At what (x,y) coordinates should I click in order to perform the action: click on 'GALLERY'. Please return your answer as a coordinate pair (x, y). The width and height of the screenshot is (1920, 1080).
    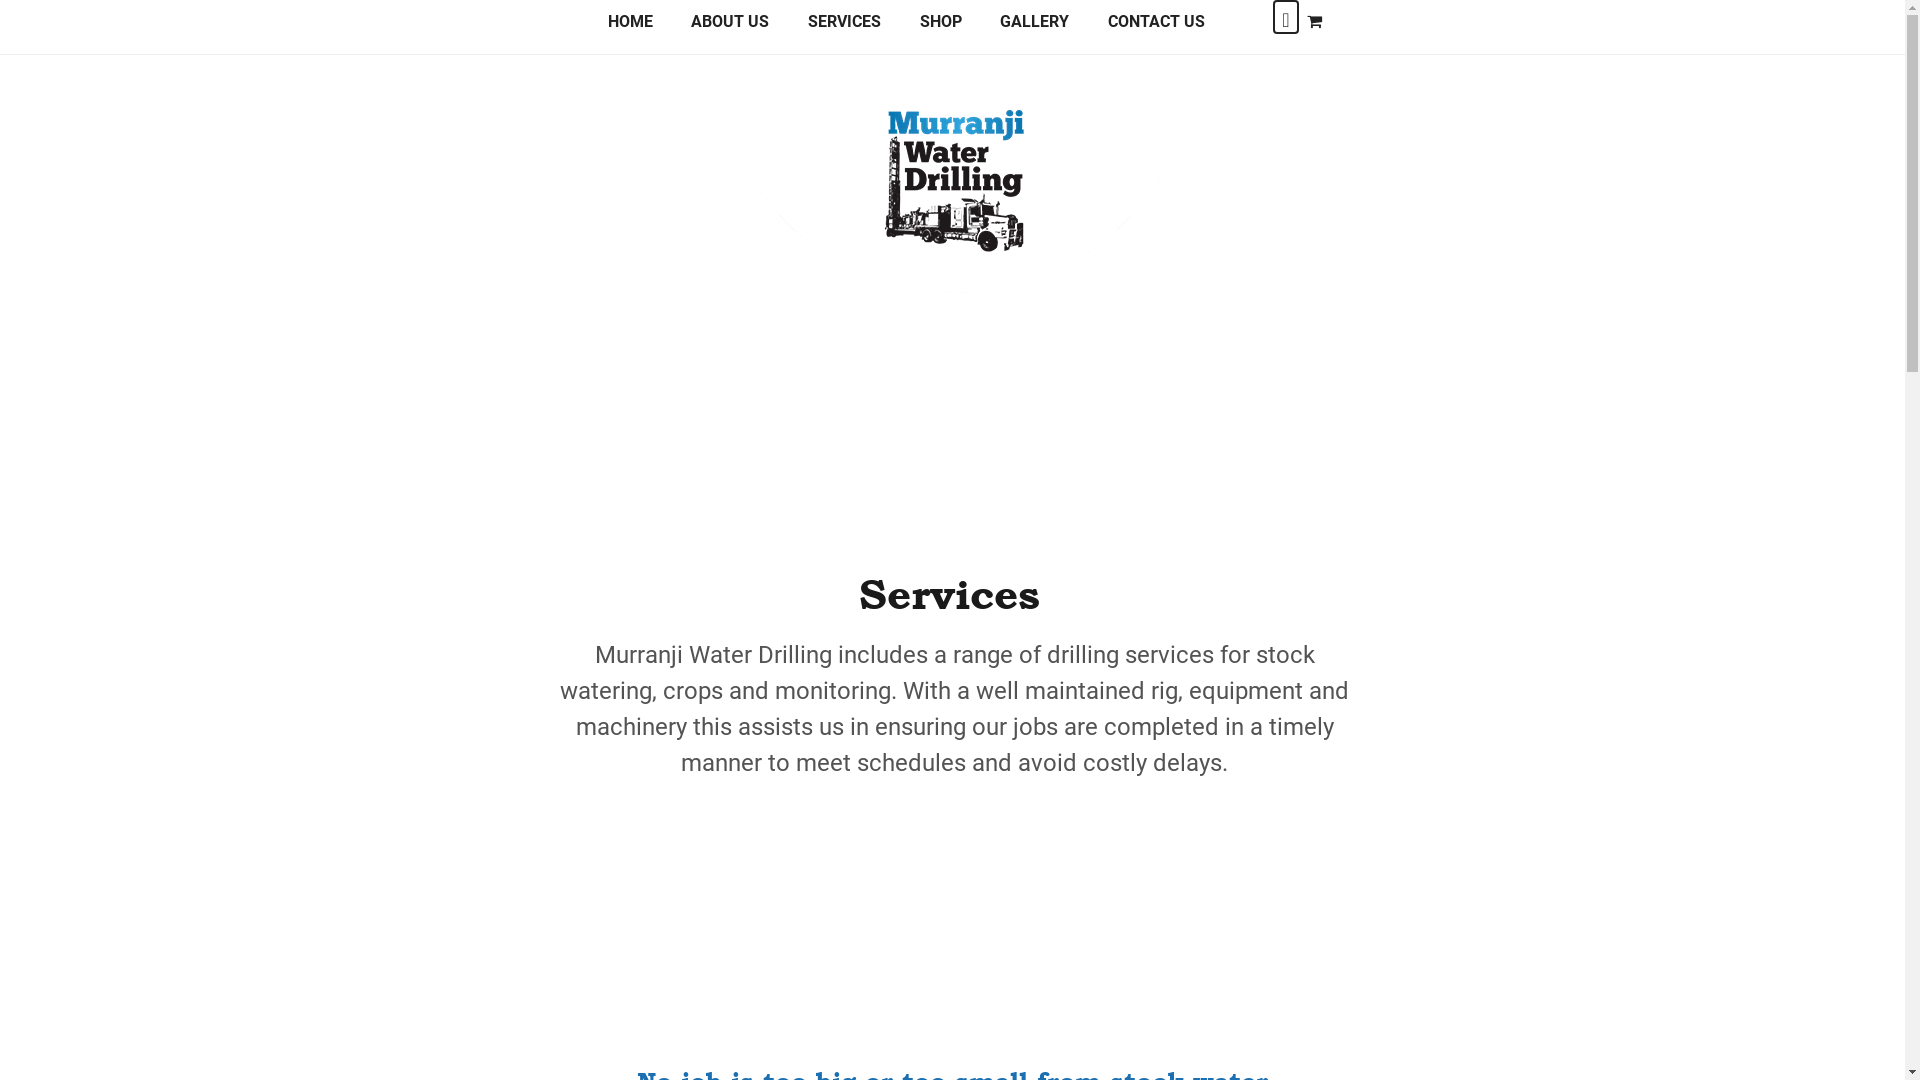
    Looking at the image, I should click on (1034, 29).